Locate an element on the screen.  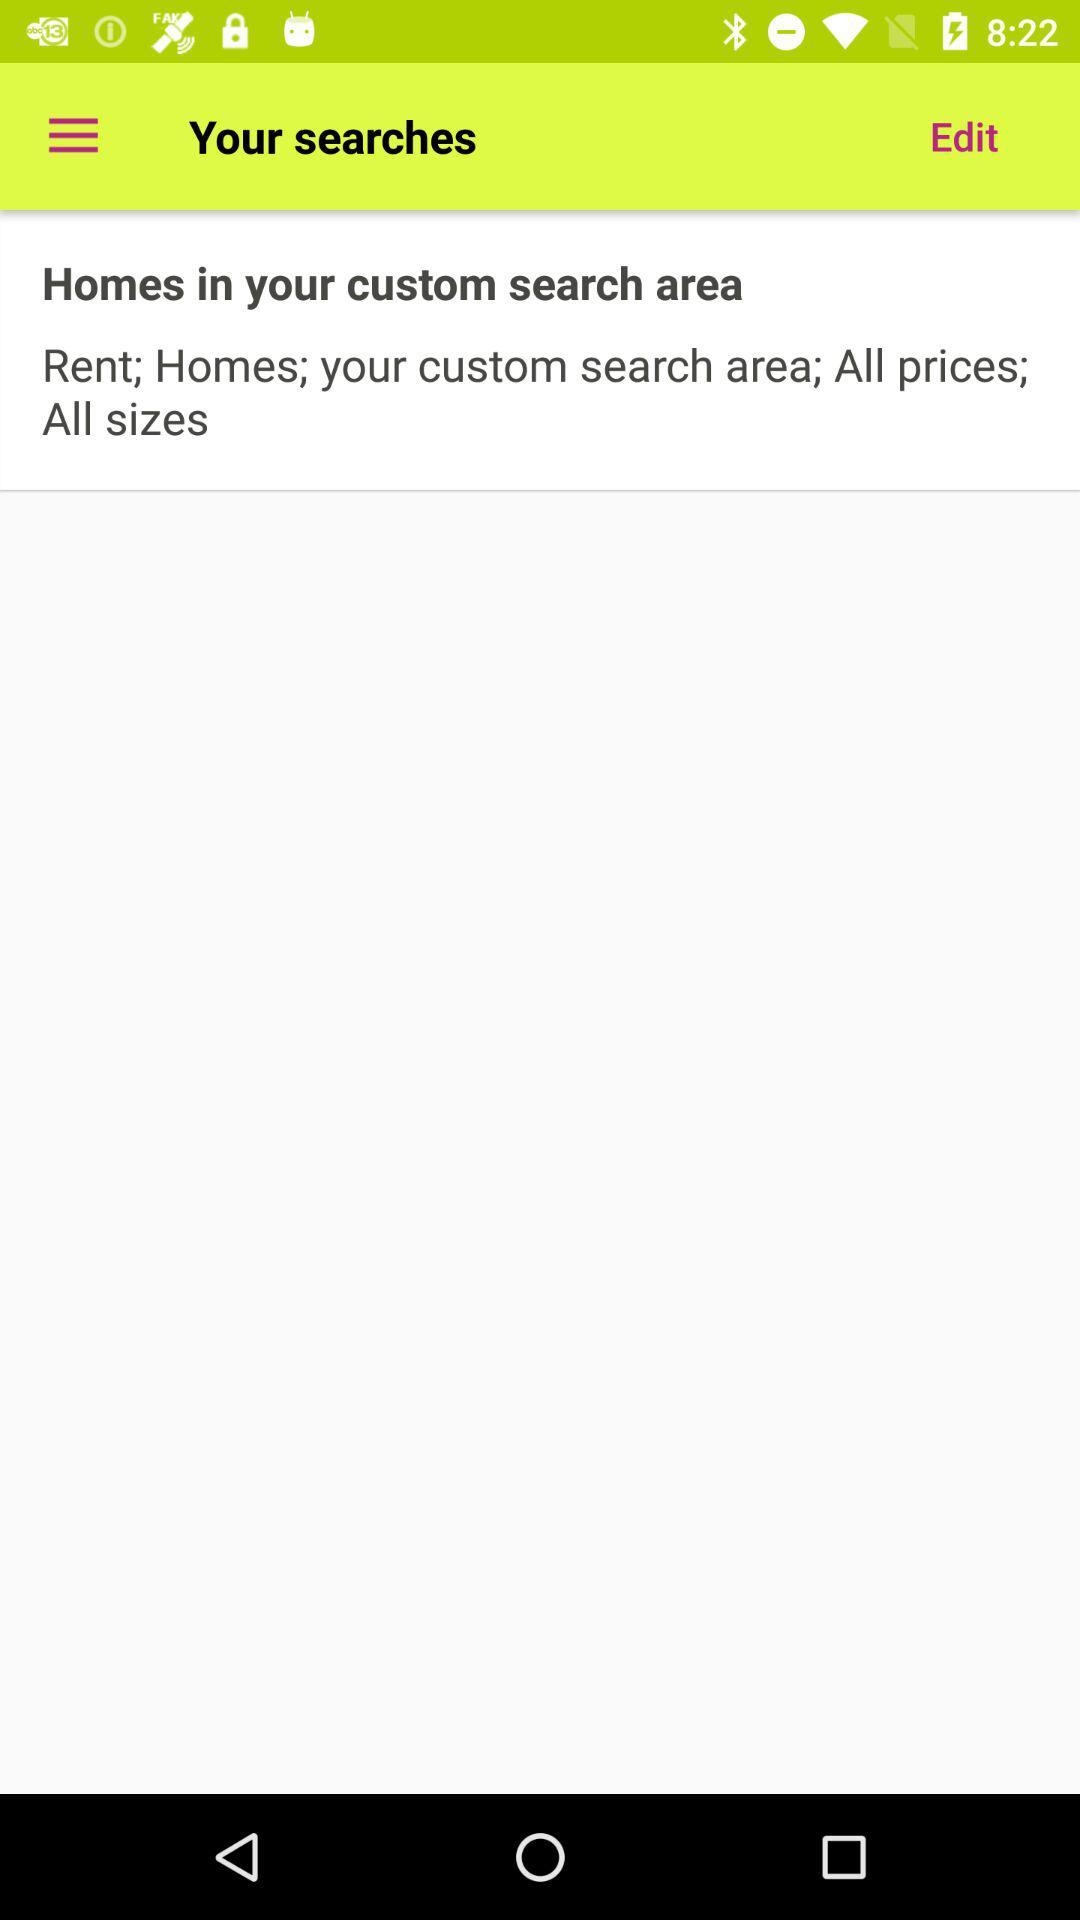
icon next to the your searches item is located at coordinates (72, 135).